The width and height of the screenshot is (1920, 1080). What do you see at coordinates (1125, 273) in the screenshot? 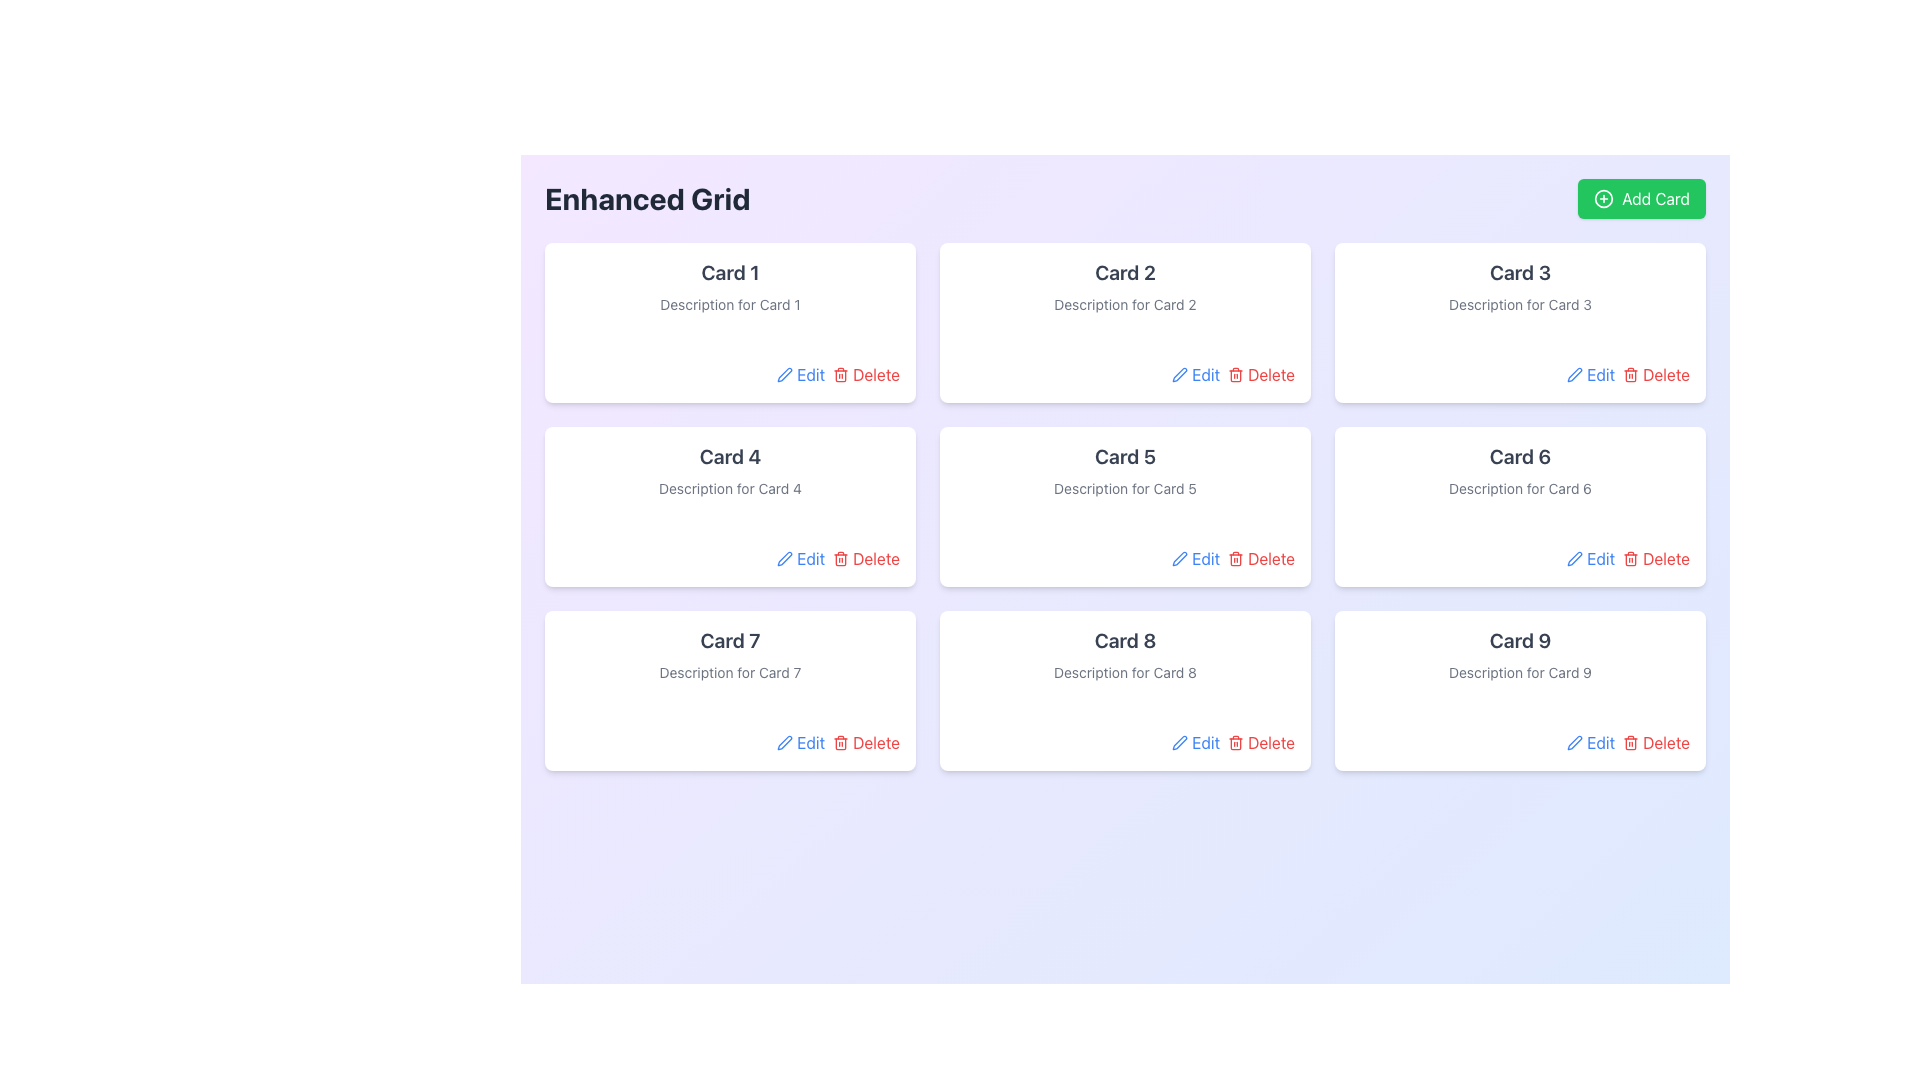
I see `the Static Text Label that serves as the title for the second card in the first row of a three-by-three grid layout, located above the description text 'Description for Card 2'` at bounding box center [1125, 273].